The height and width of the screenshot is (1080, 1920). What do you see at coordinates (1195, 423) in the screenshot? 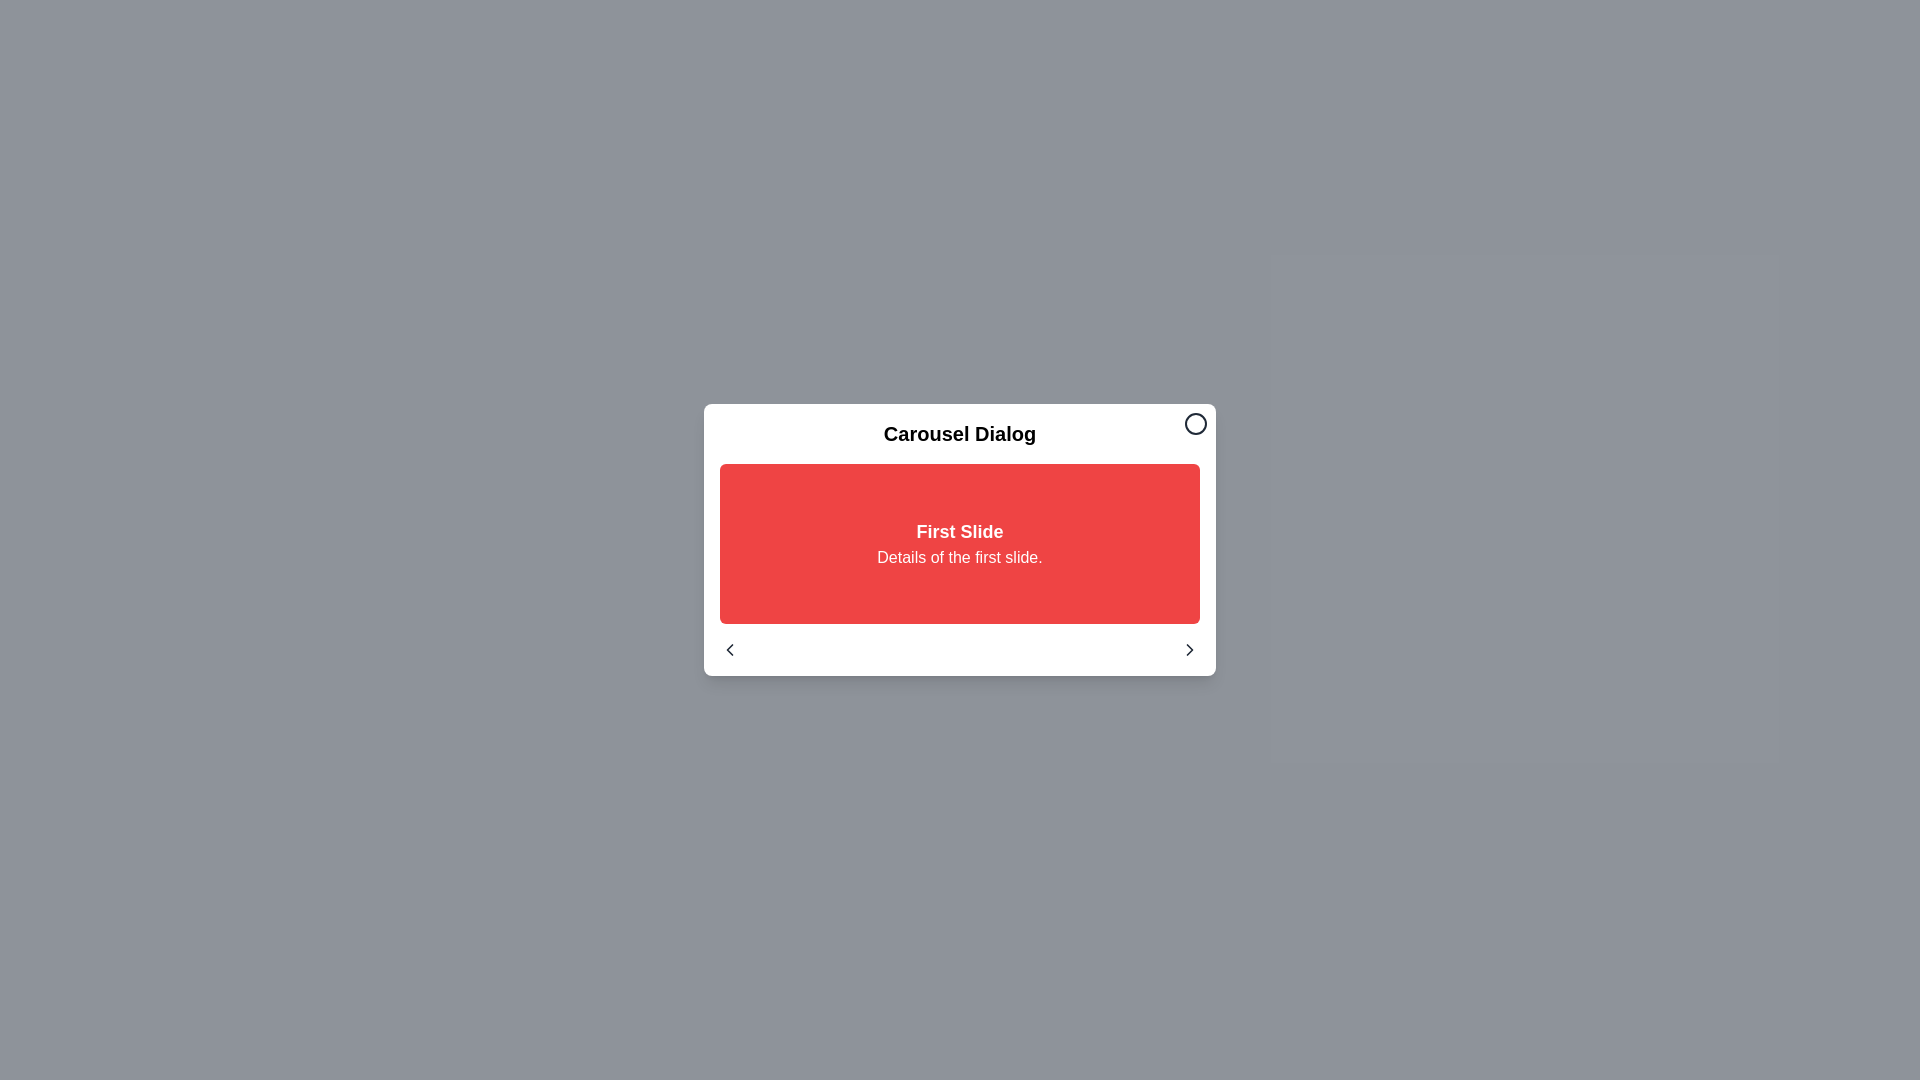
I see `close button at the top-right corner of the dialog to close it` at bounding box center [1195, 423].